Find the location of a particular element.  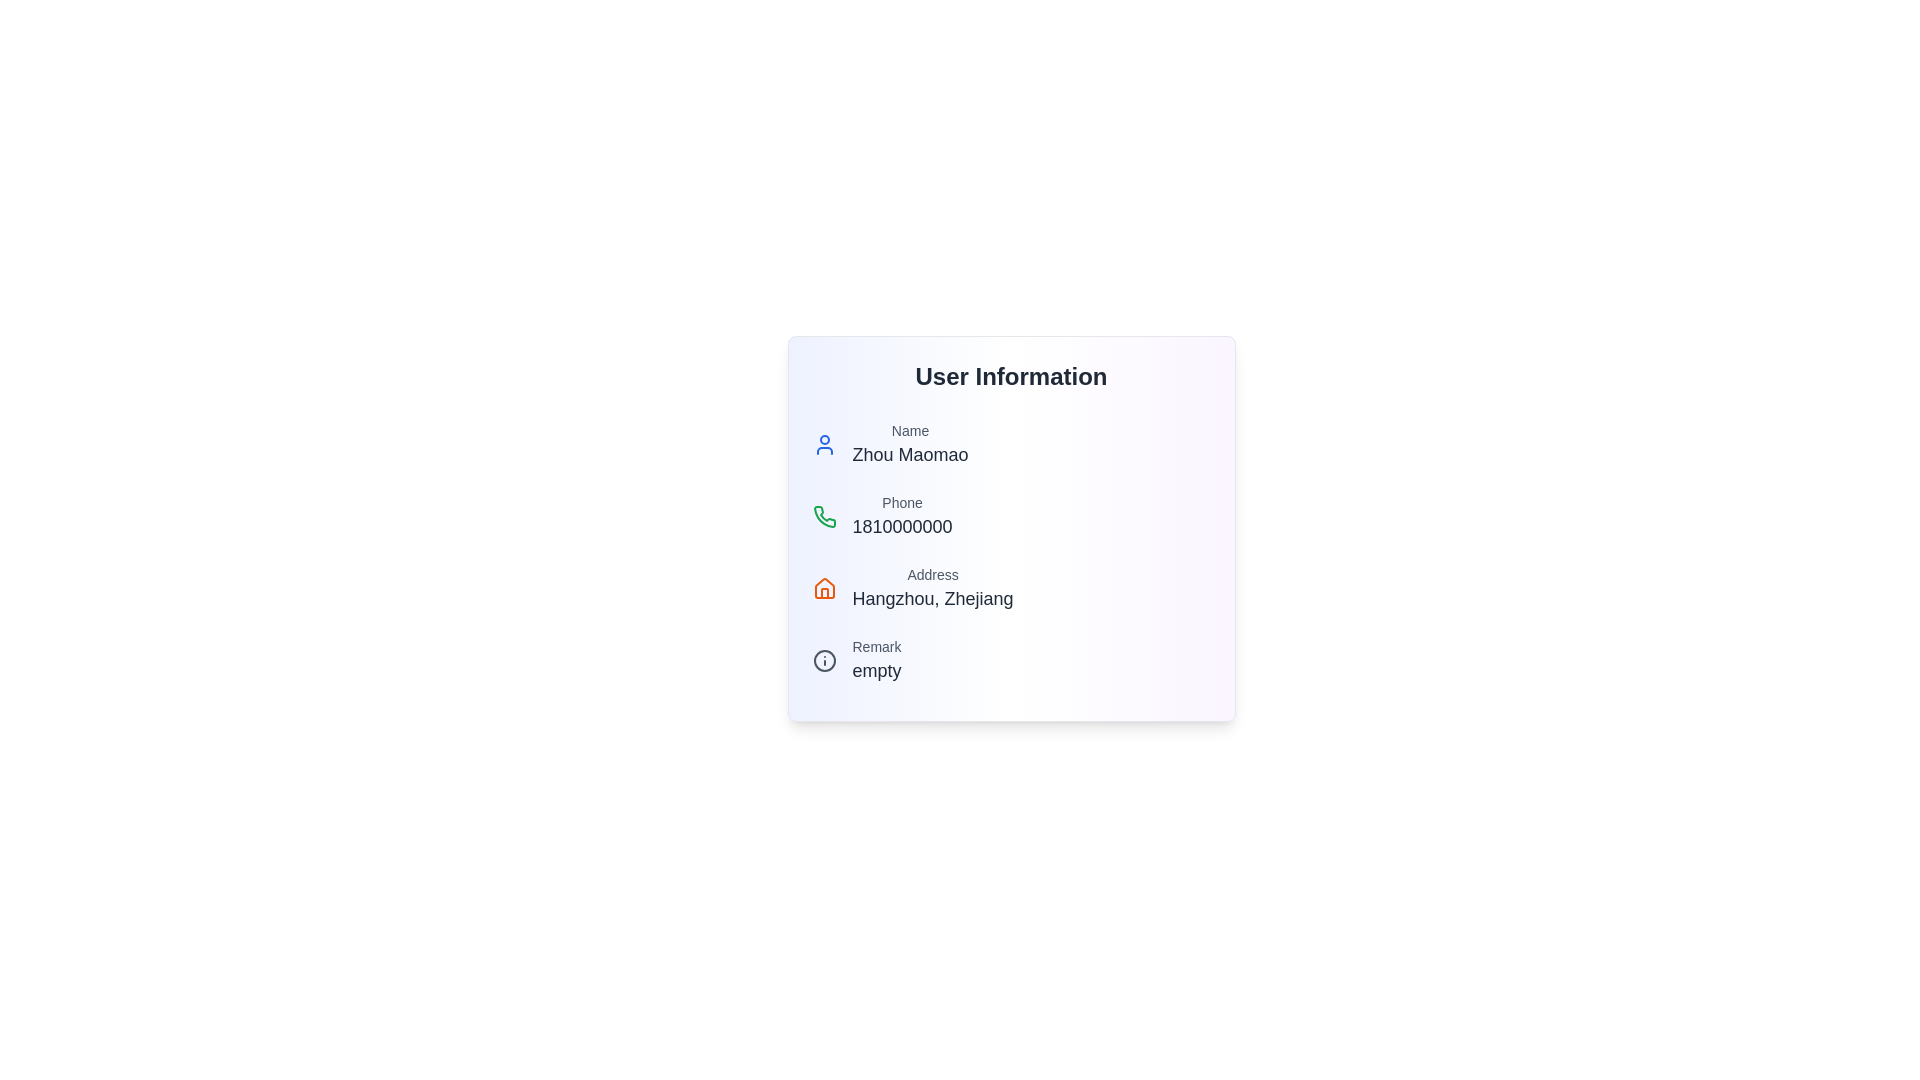

on the text display showing '1810000000' located below the green phone icon in the 'User Information' panel is located at coordinates (901, 515).